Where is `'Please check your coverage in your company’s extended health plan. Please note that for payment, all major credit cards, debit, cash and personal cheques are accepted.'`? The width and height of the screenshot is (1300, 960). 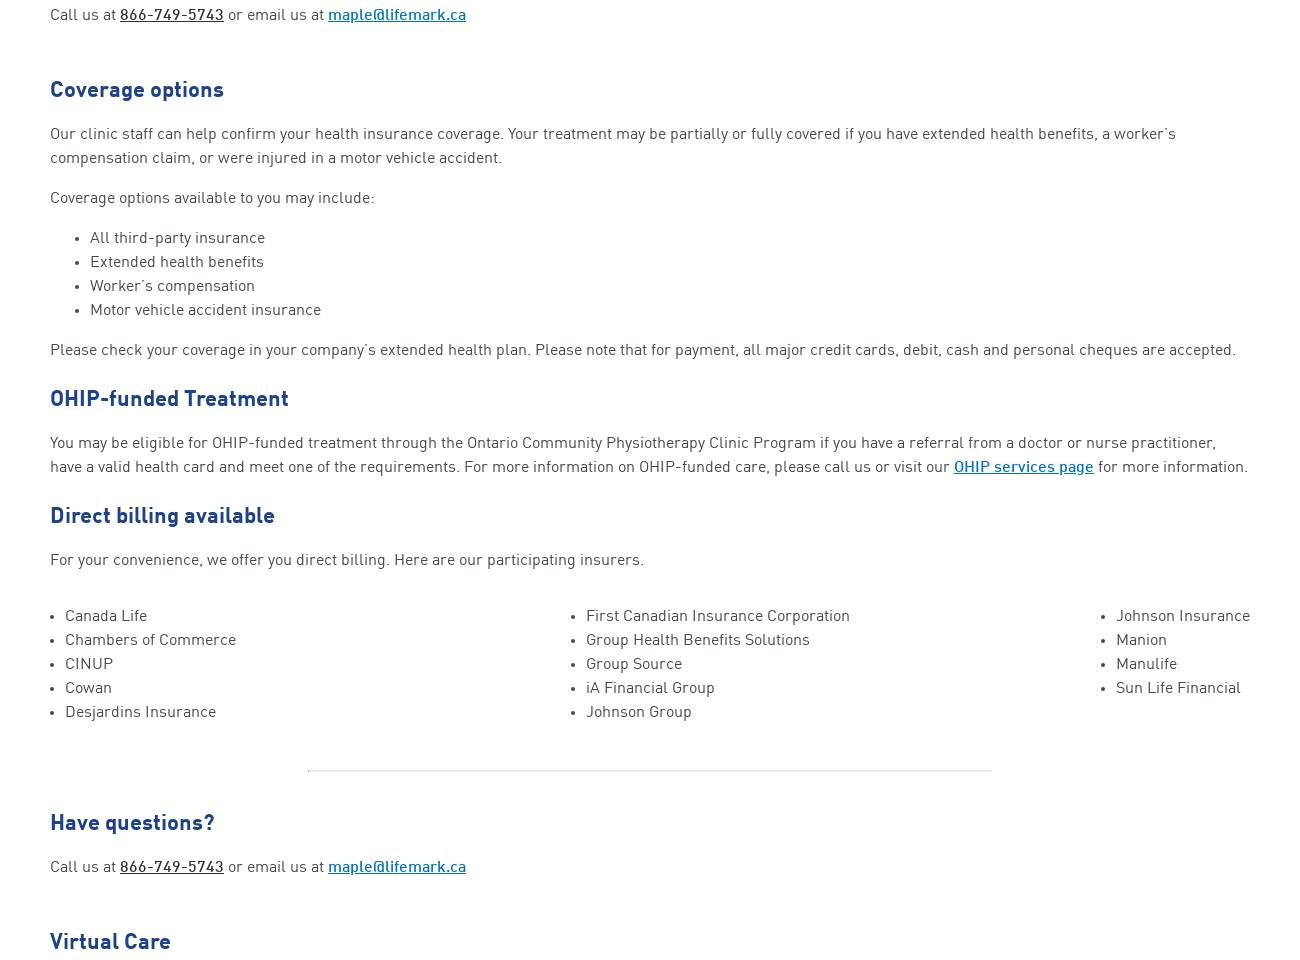
'Please check your coverage in your company’s extended health plan. Please note that for payment, all major credit cards, debit, cash and personal cheques are accepted.' is located at coordinates (642, 350).